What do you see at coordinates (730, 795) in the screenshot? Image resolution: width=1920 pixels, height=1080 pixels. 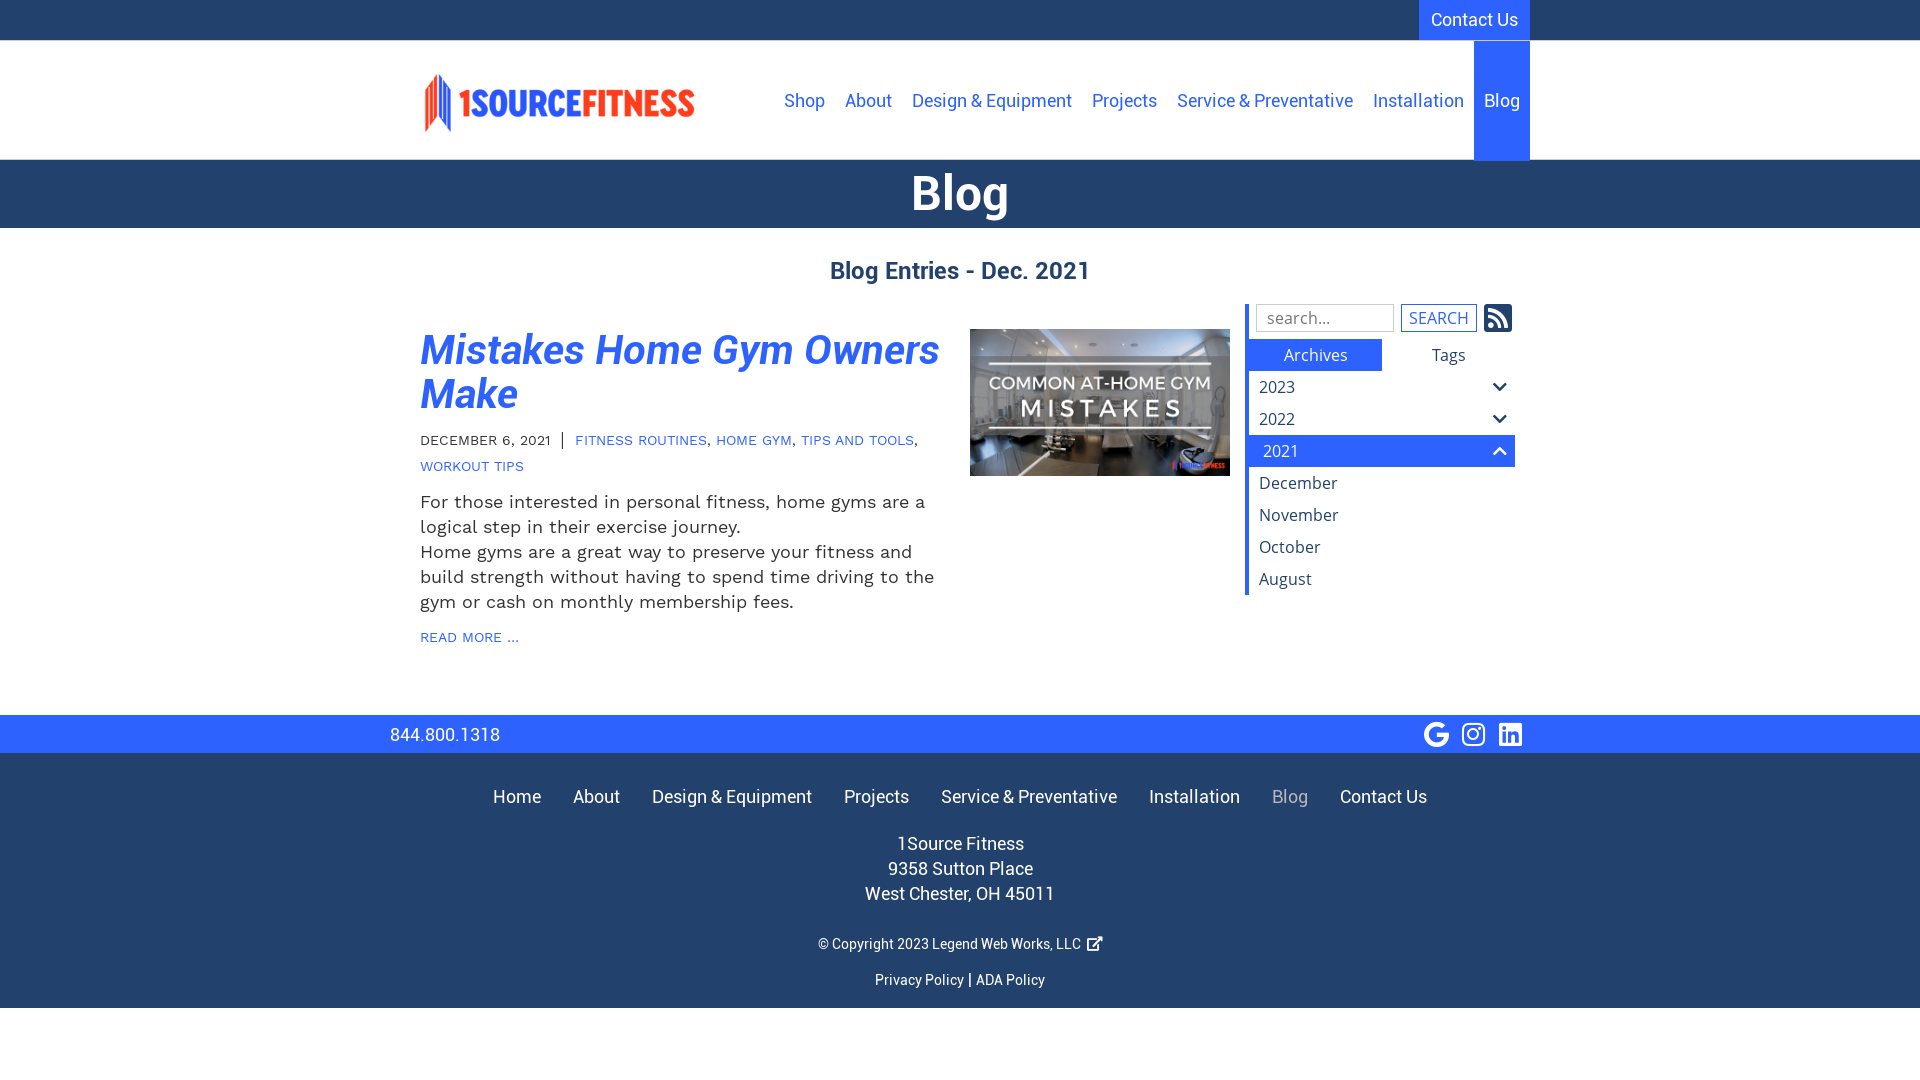 I see `'Design & Equipment'` at bounding box center [730, 795].